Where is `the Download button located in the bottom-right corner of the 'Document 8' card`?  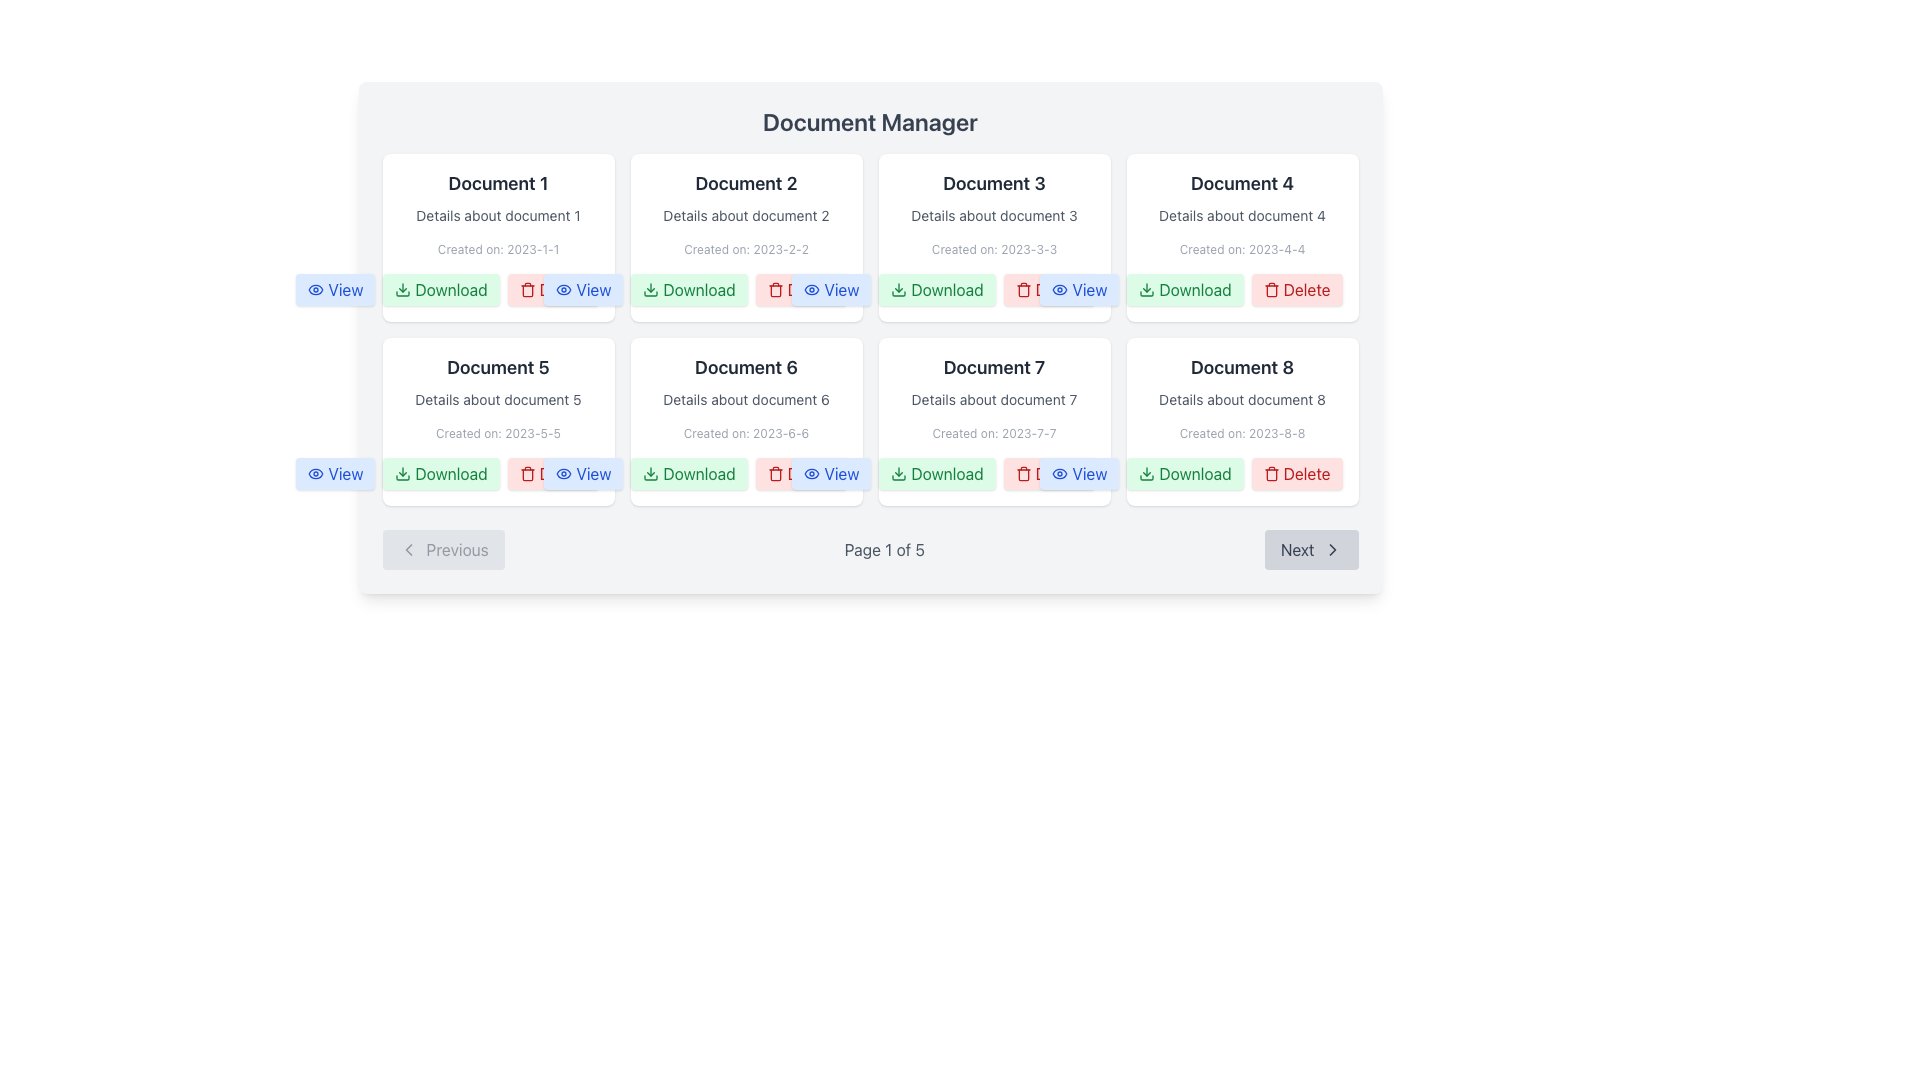
the Download button located in the bottom-right corner of the 'Document 8' card is located at coordinates (1185, 474).